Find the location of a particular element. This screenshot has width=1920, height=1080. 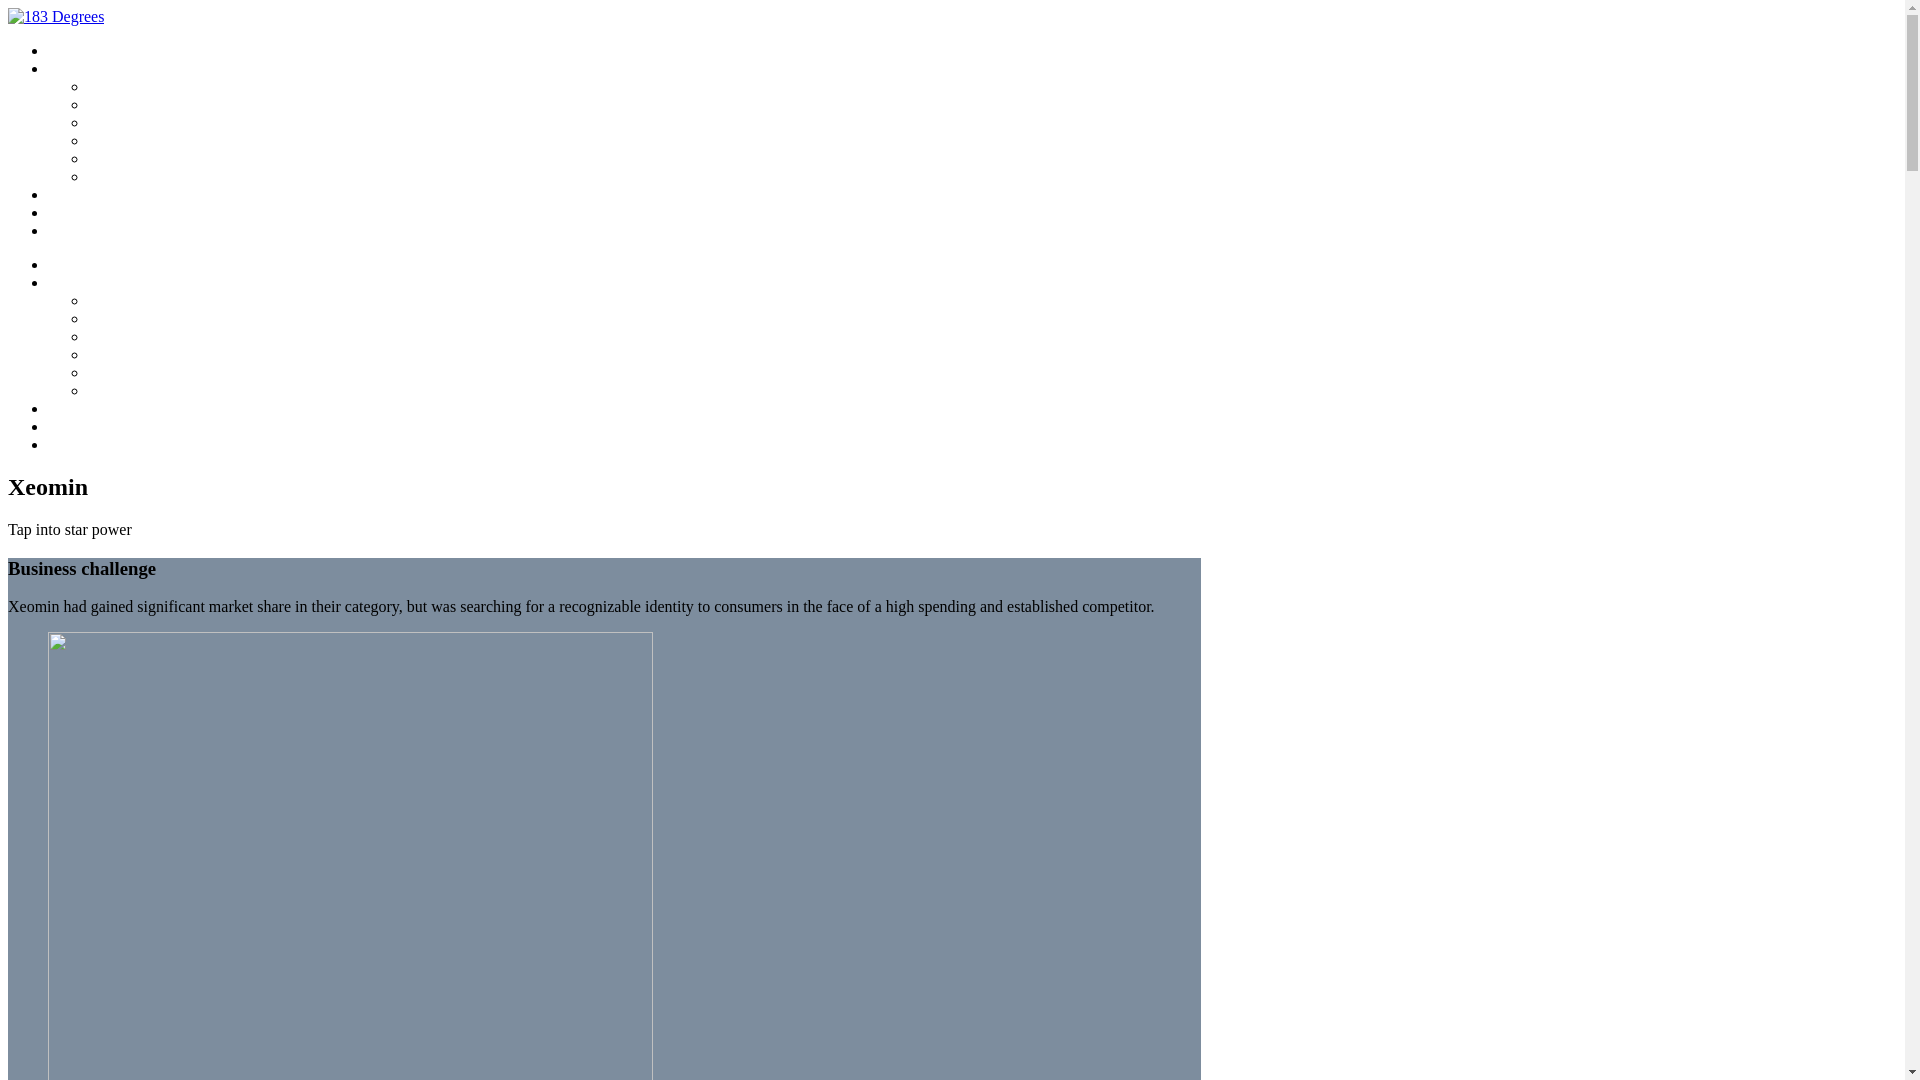

'Thermage FLX' is located at coordinates (133, 86).